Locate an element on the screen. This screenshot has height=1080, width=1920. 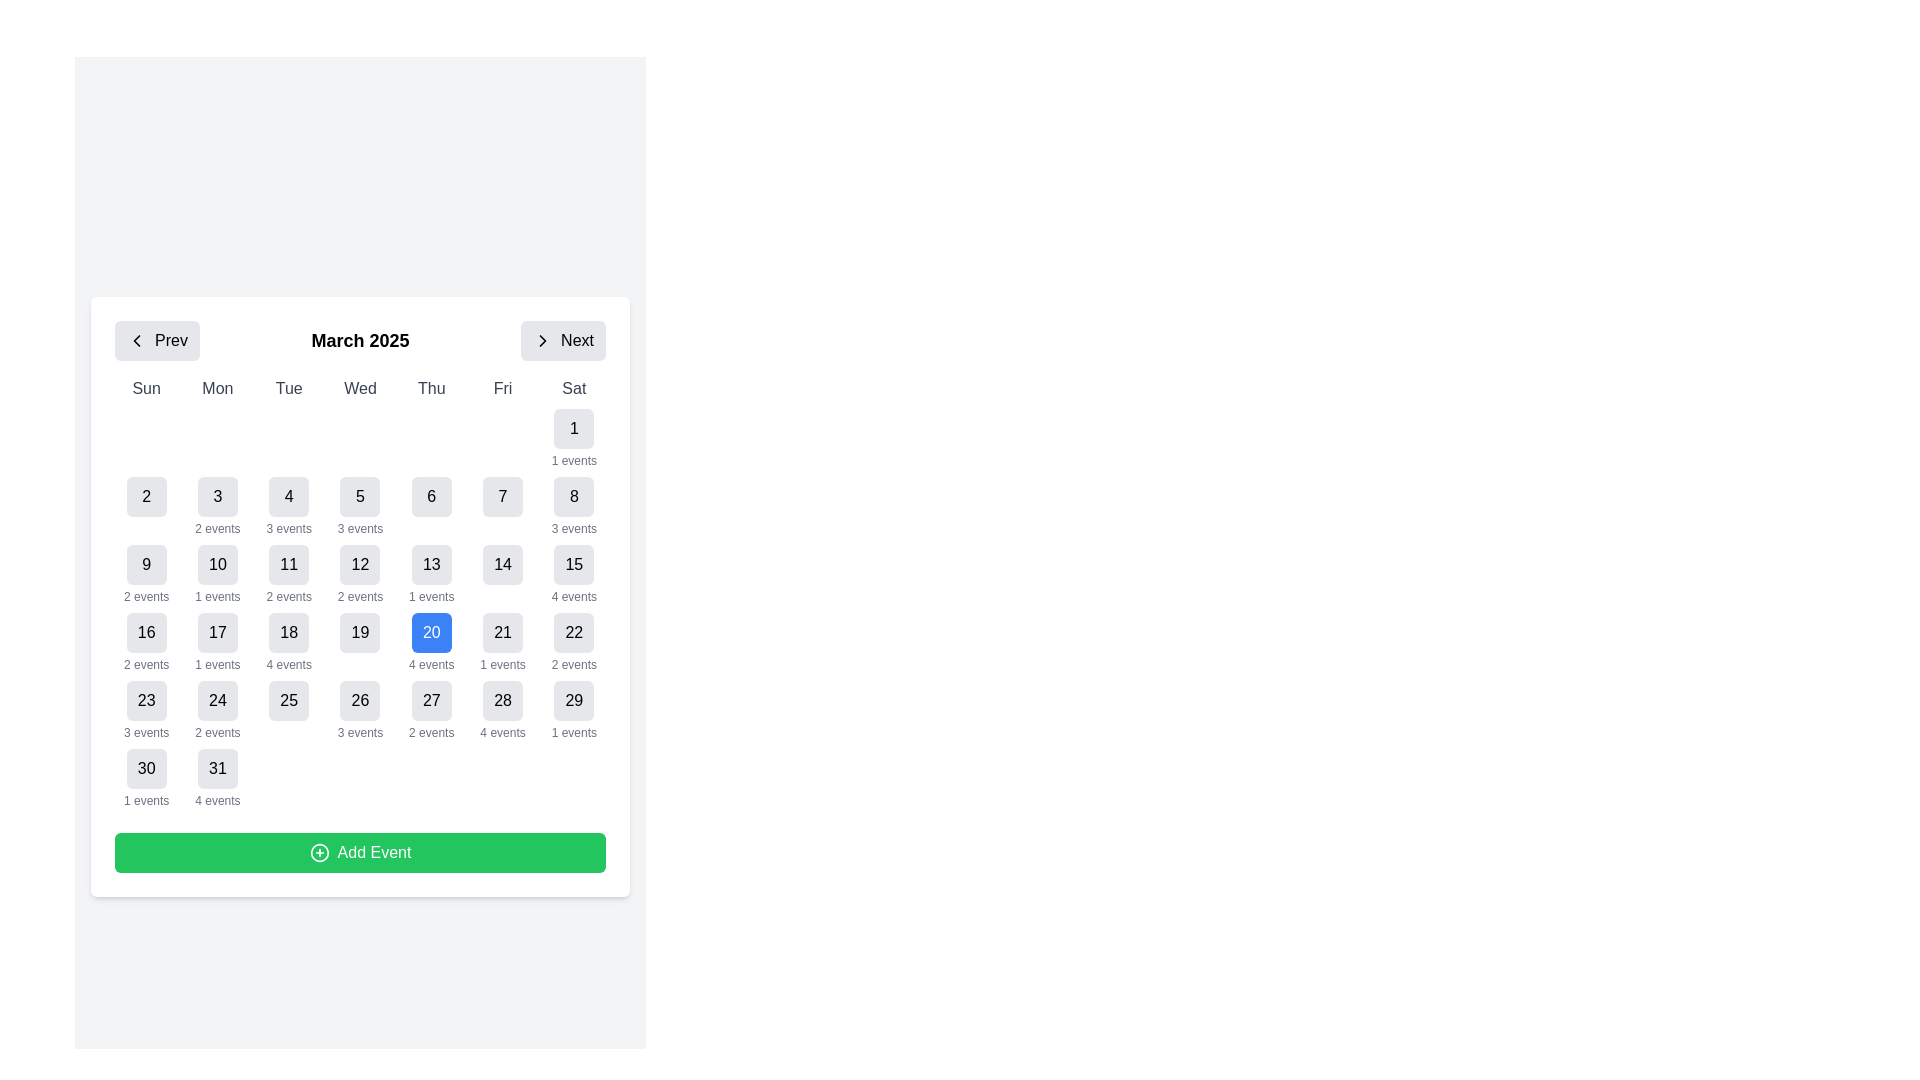
the calendar date tile representing the date '23' is located at coordinates (145, 709).